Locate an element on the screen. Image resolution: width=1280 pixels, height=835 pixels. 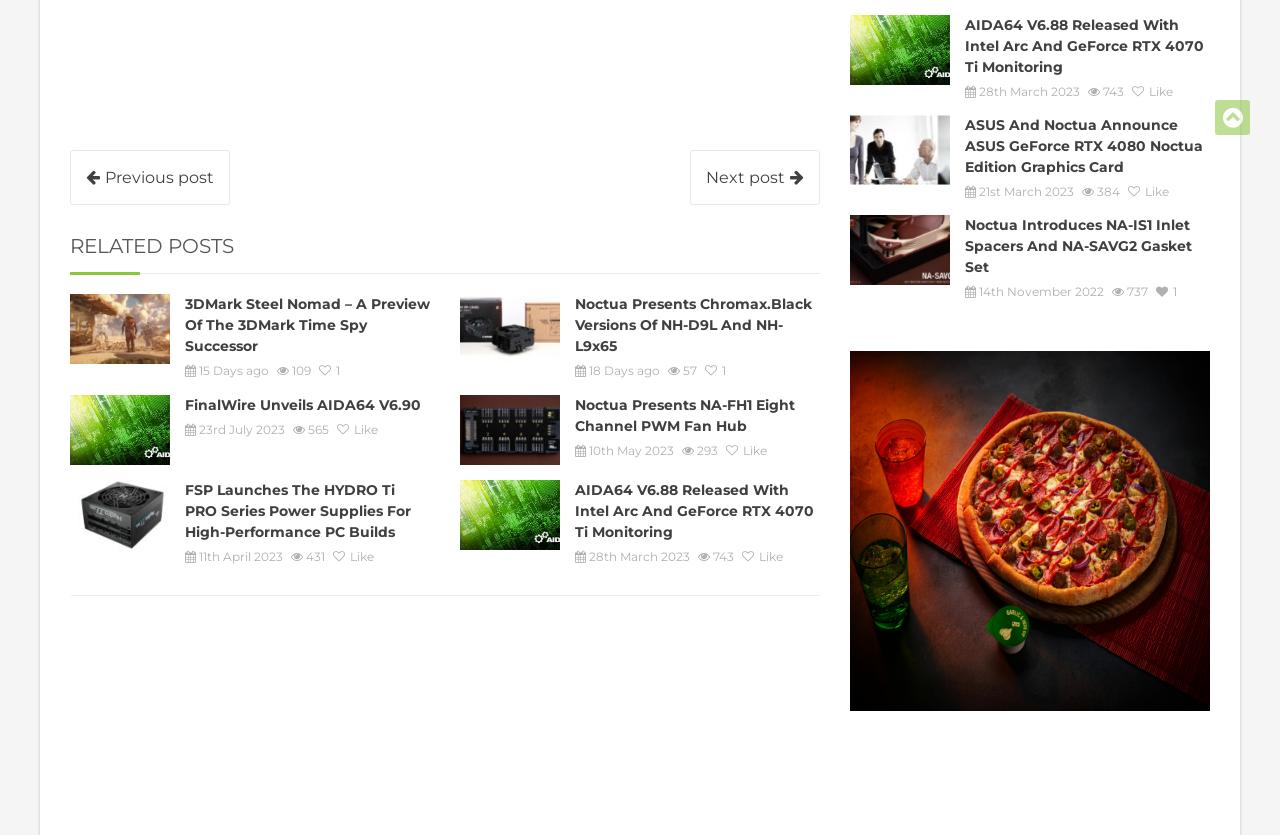
'10th May 2023' is located at coordinates (631, 448).